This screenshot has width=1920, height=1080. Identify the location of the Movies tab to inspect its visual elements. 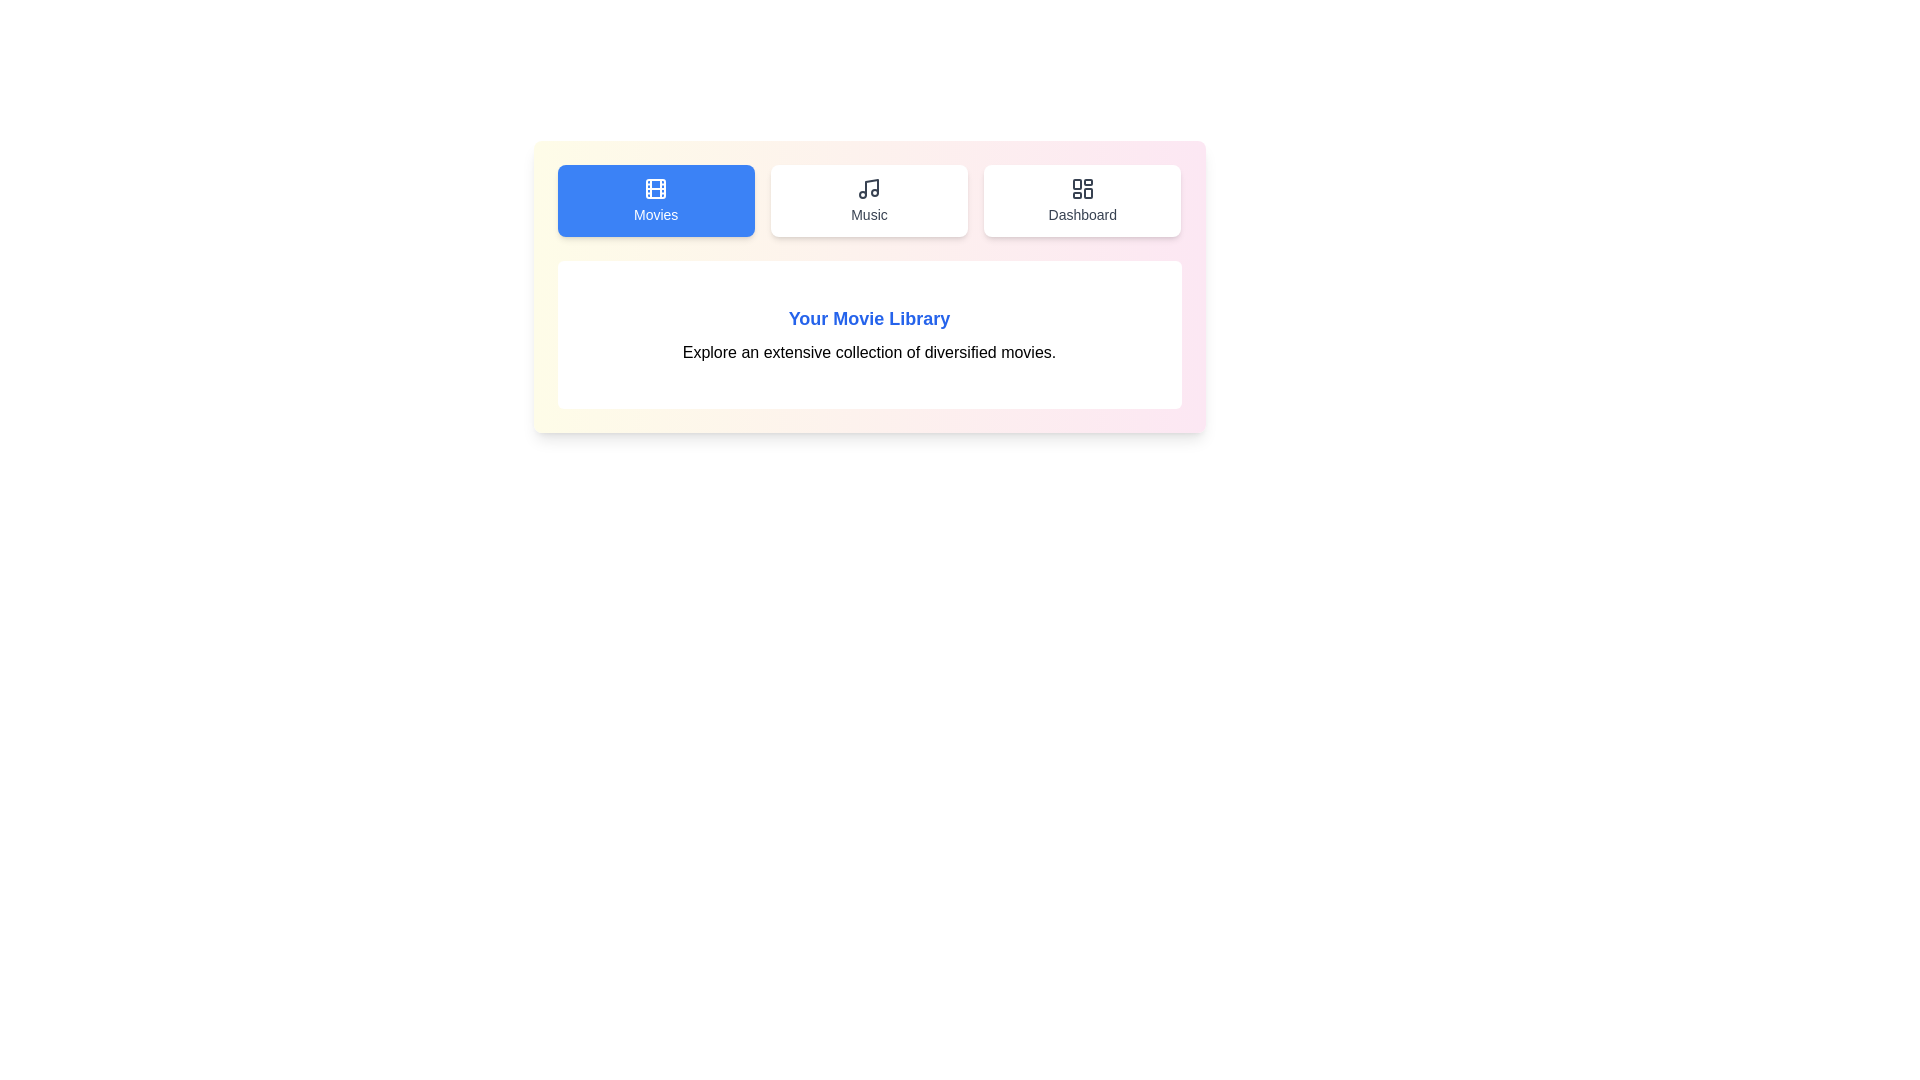
(656, 200).